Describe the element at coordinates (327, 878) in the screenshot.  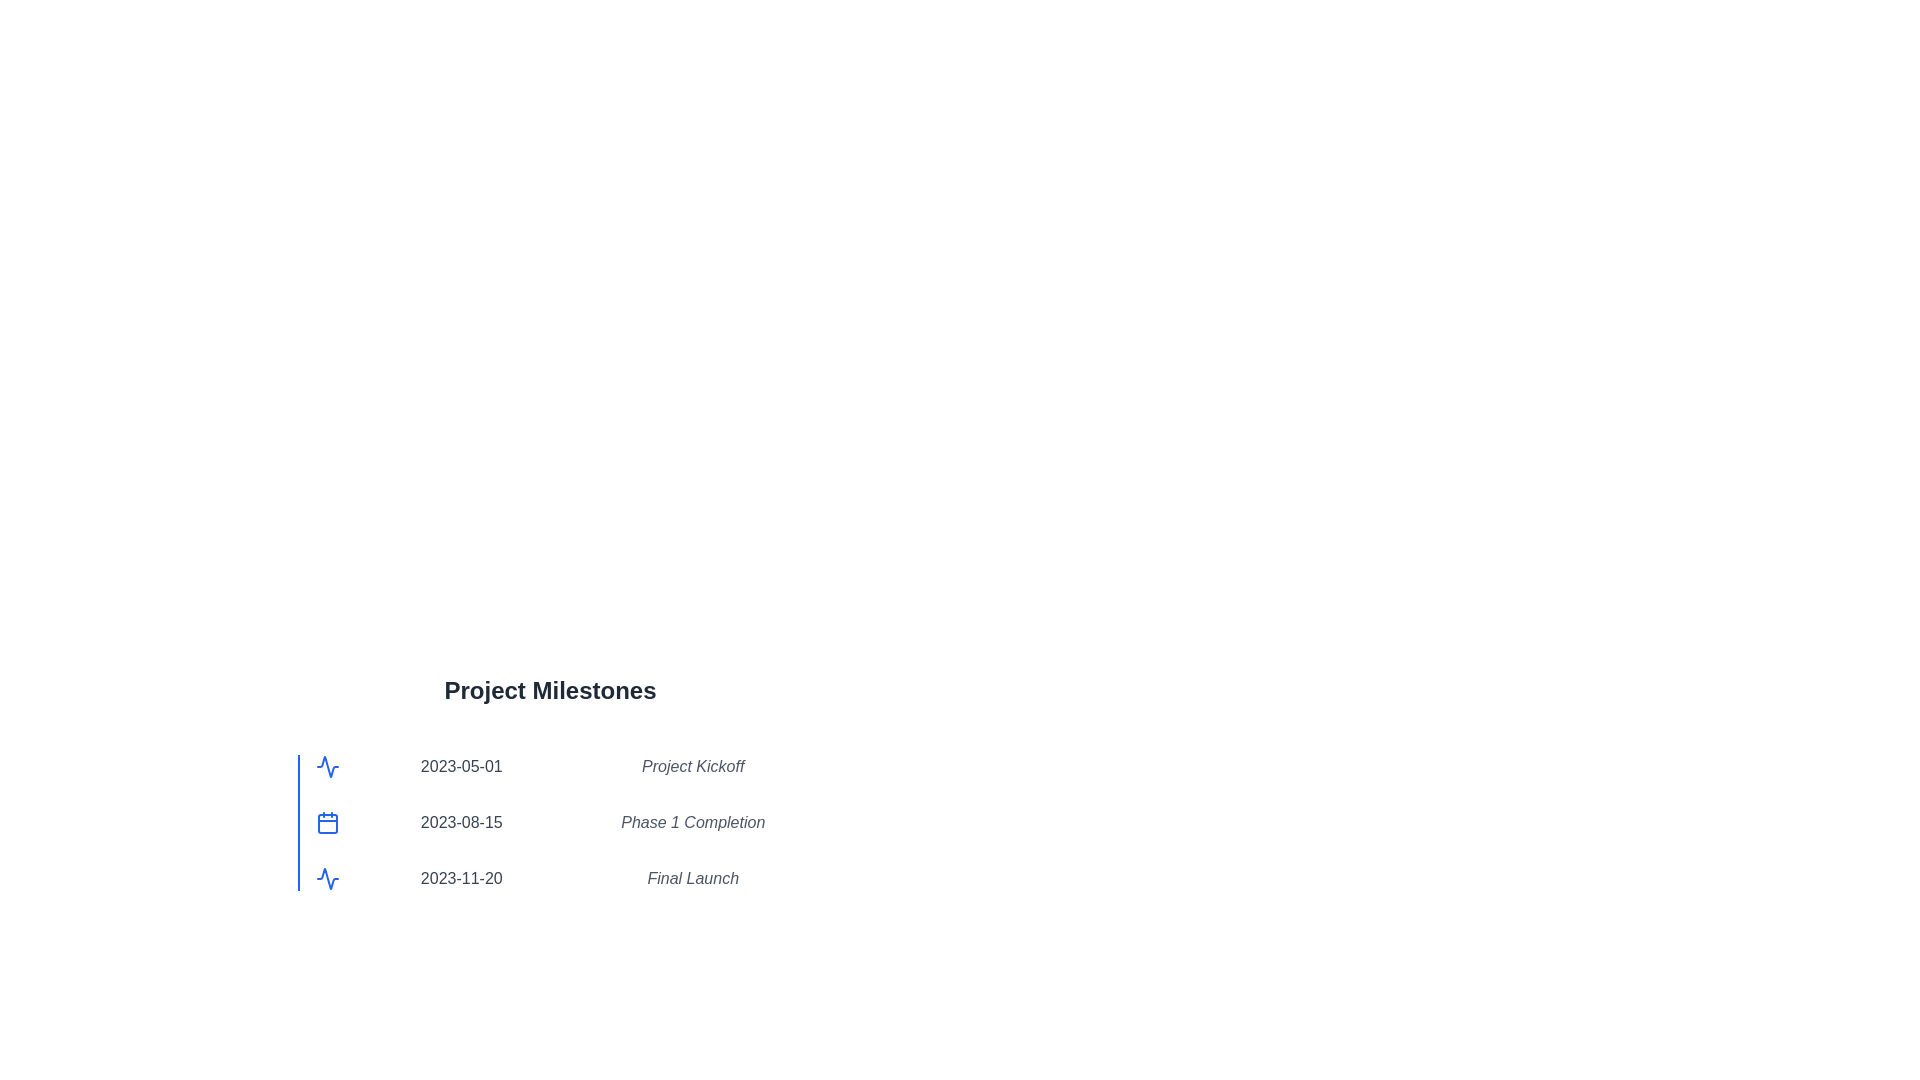
I see `the blue outlined icon representing an activity or waveform, located as the first element in the leftmost column of the 'Final Launch' milestone row` at that location.